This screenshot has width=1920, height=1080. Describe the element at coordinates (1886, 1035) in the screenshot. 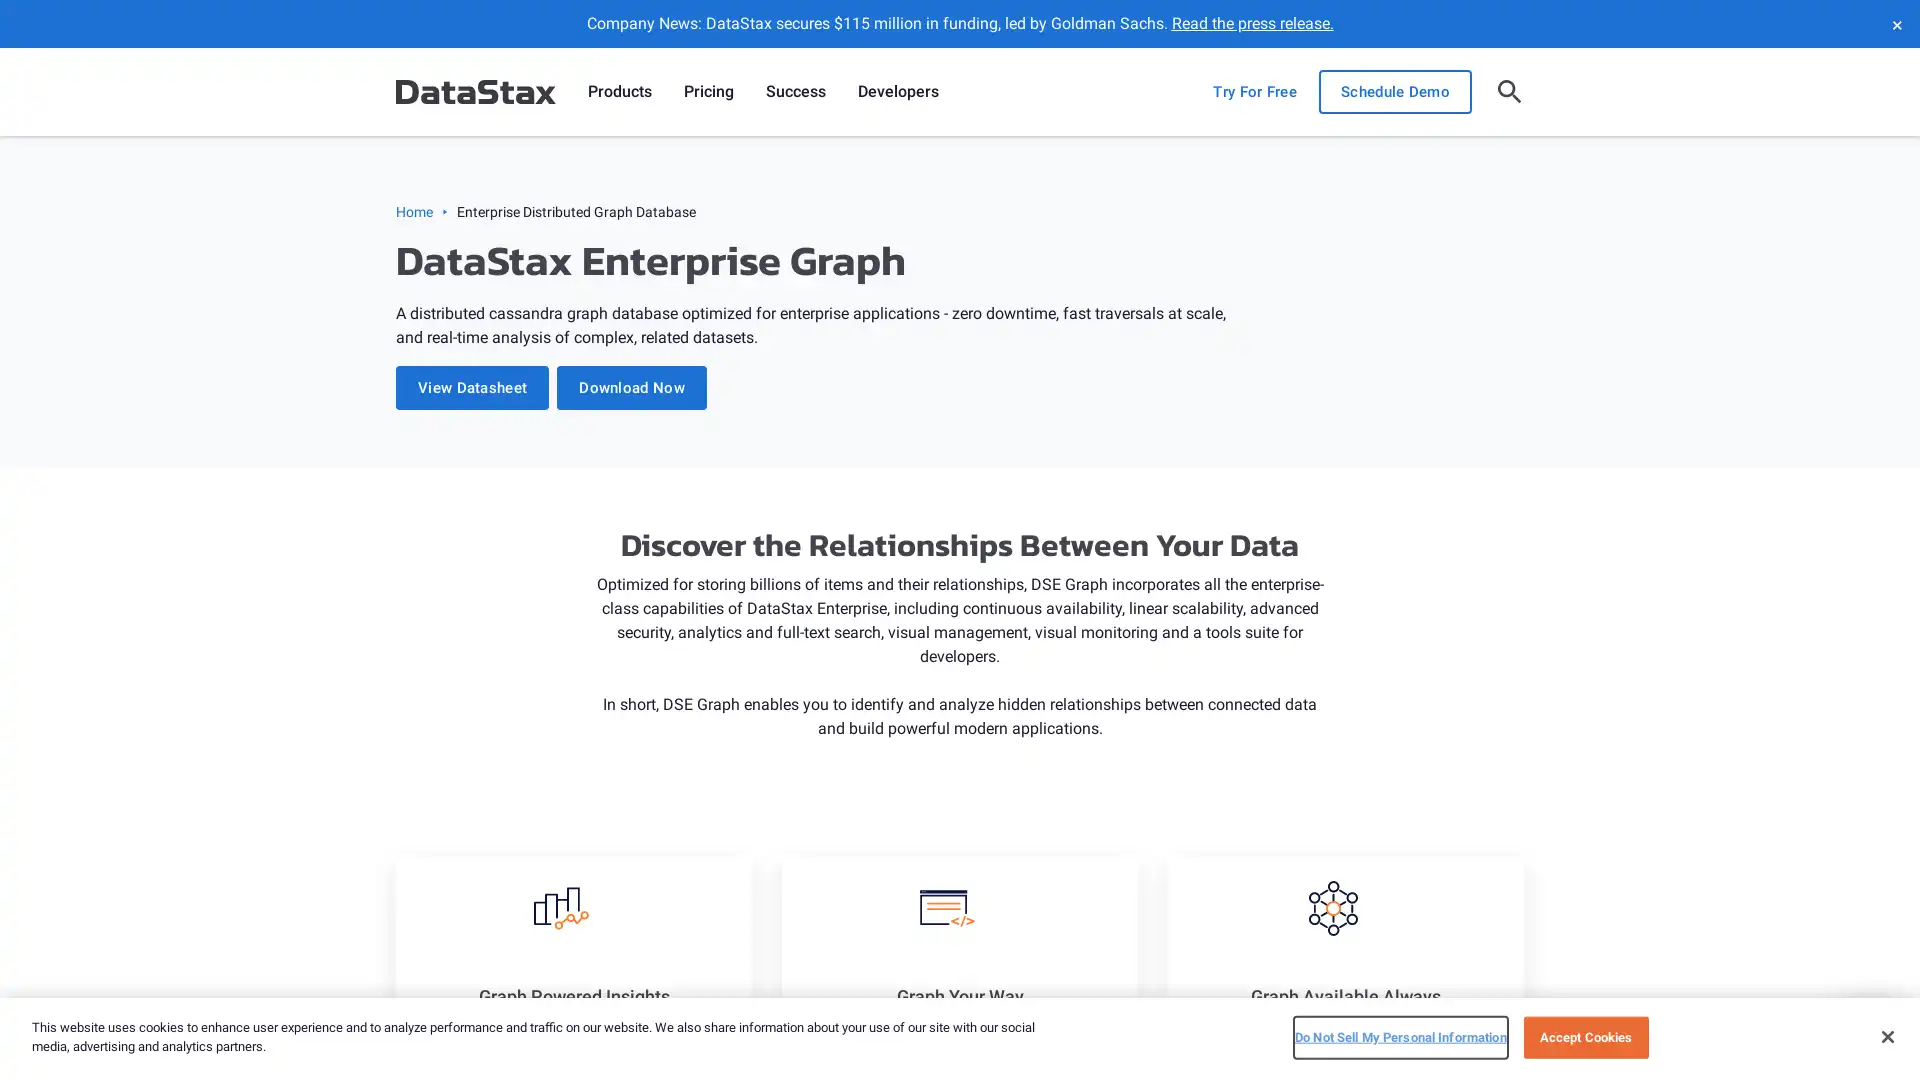

I see `Close` at that location.